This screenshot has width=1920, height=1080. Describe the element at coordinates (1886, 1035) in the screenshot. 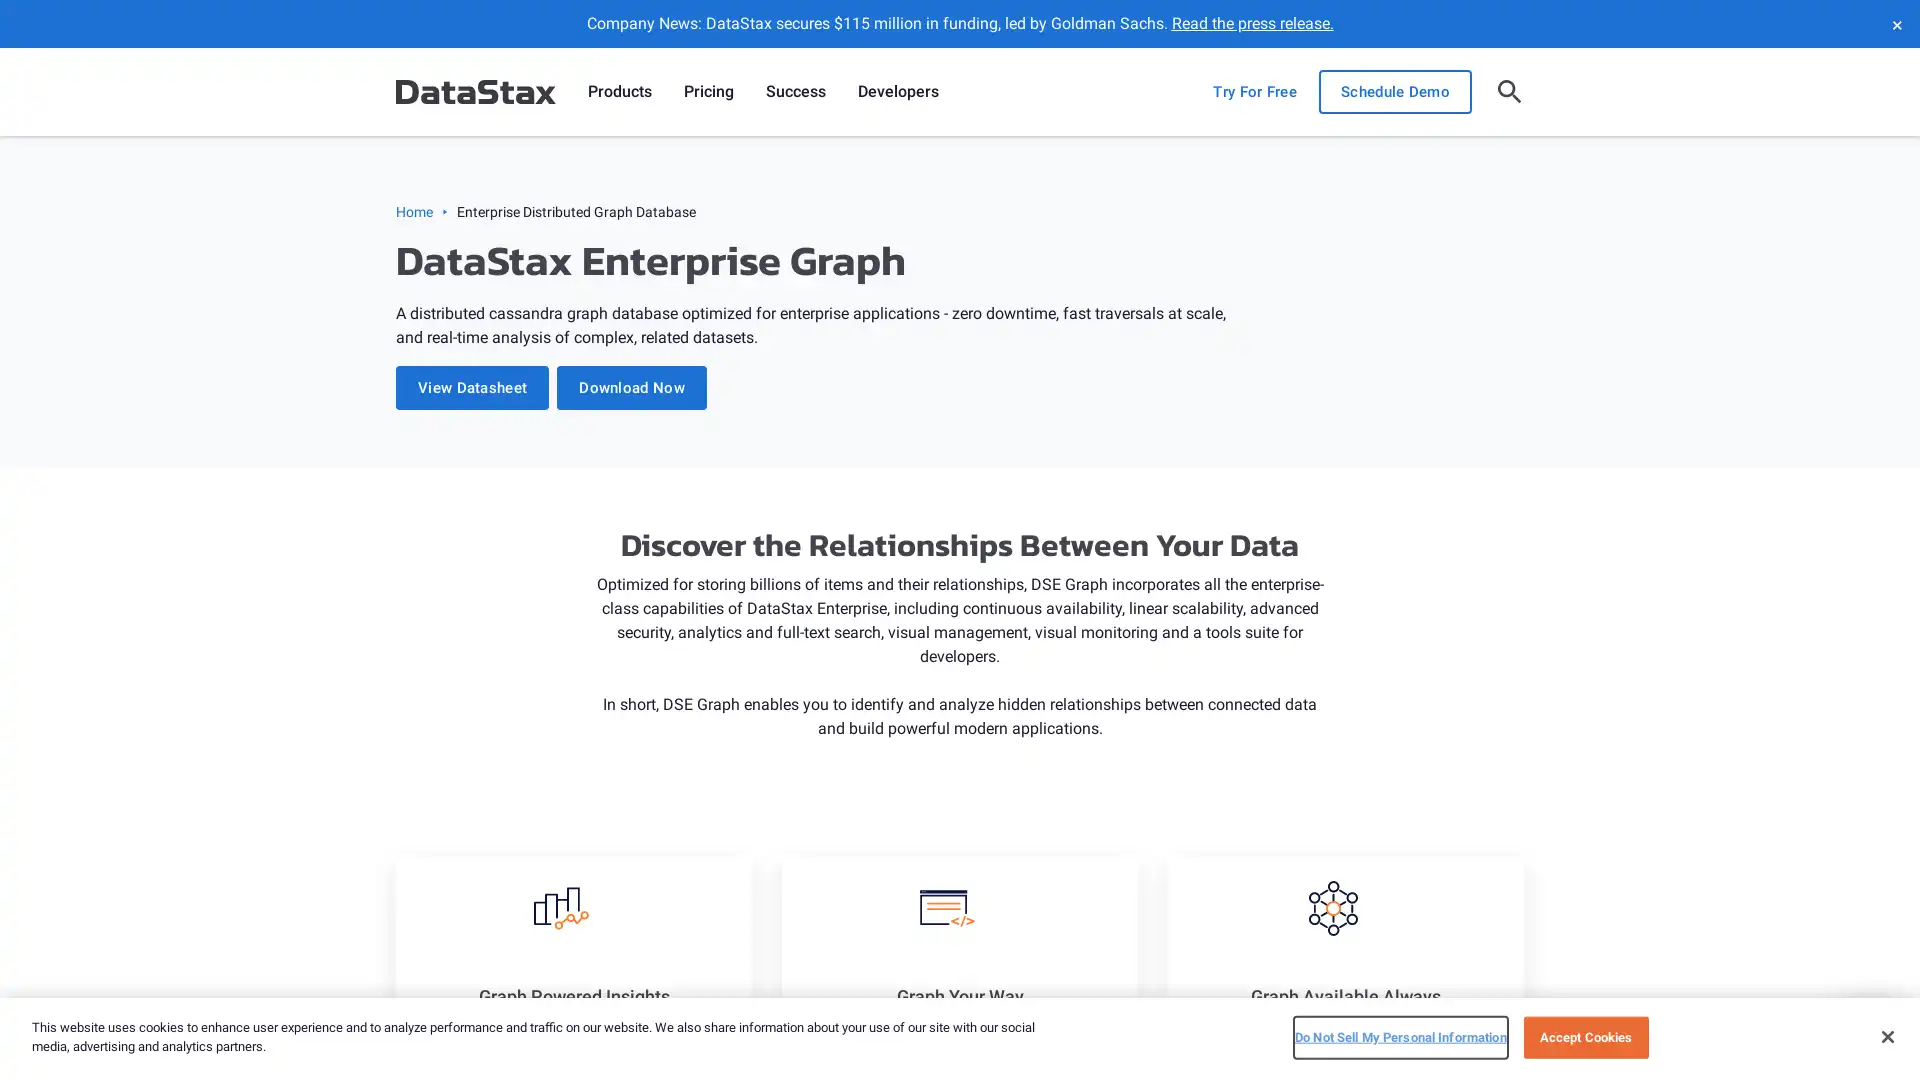

I see `Close` at that location.